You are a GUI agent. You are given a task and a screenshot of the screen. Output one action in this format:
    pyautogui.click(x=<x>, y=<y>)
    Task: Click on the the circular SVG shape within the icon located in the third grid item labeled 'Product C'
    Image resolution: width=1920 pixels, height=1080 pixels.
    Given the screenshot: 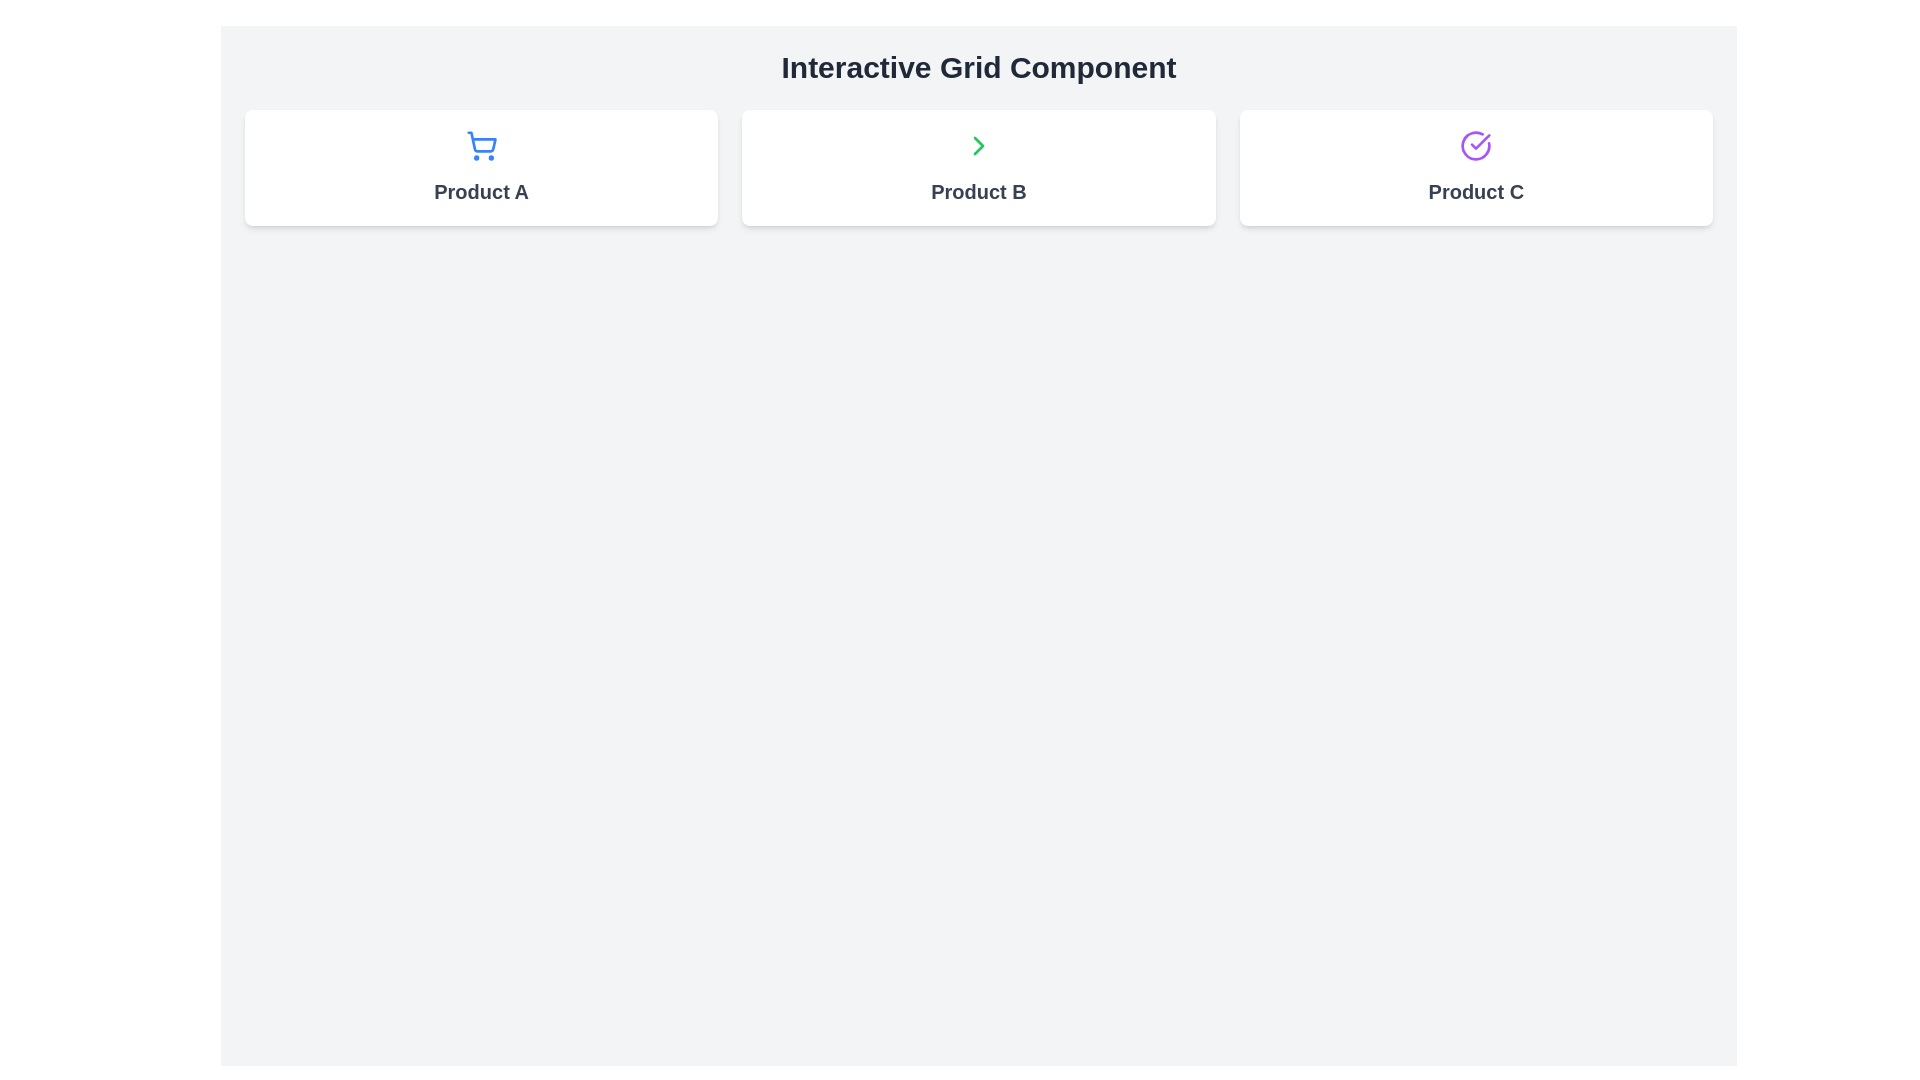 What is the action you would take?
    pyautogui.click(x=1476, y=145)
    